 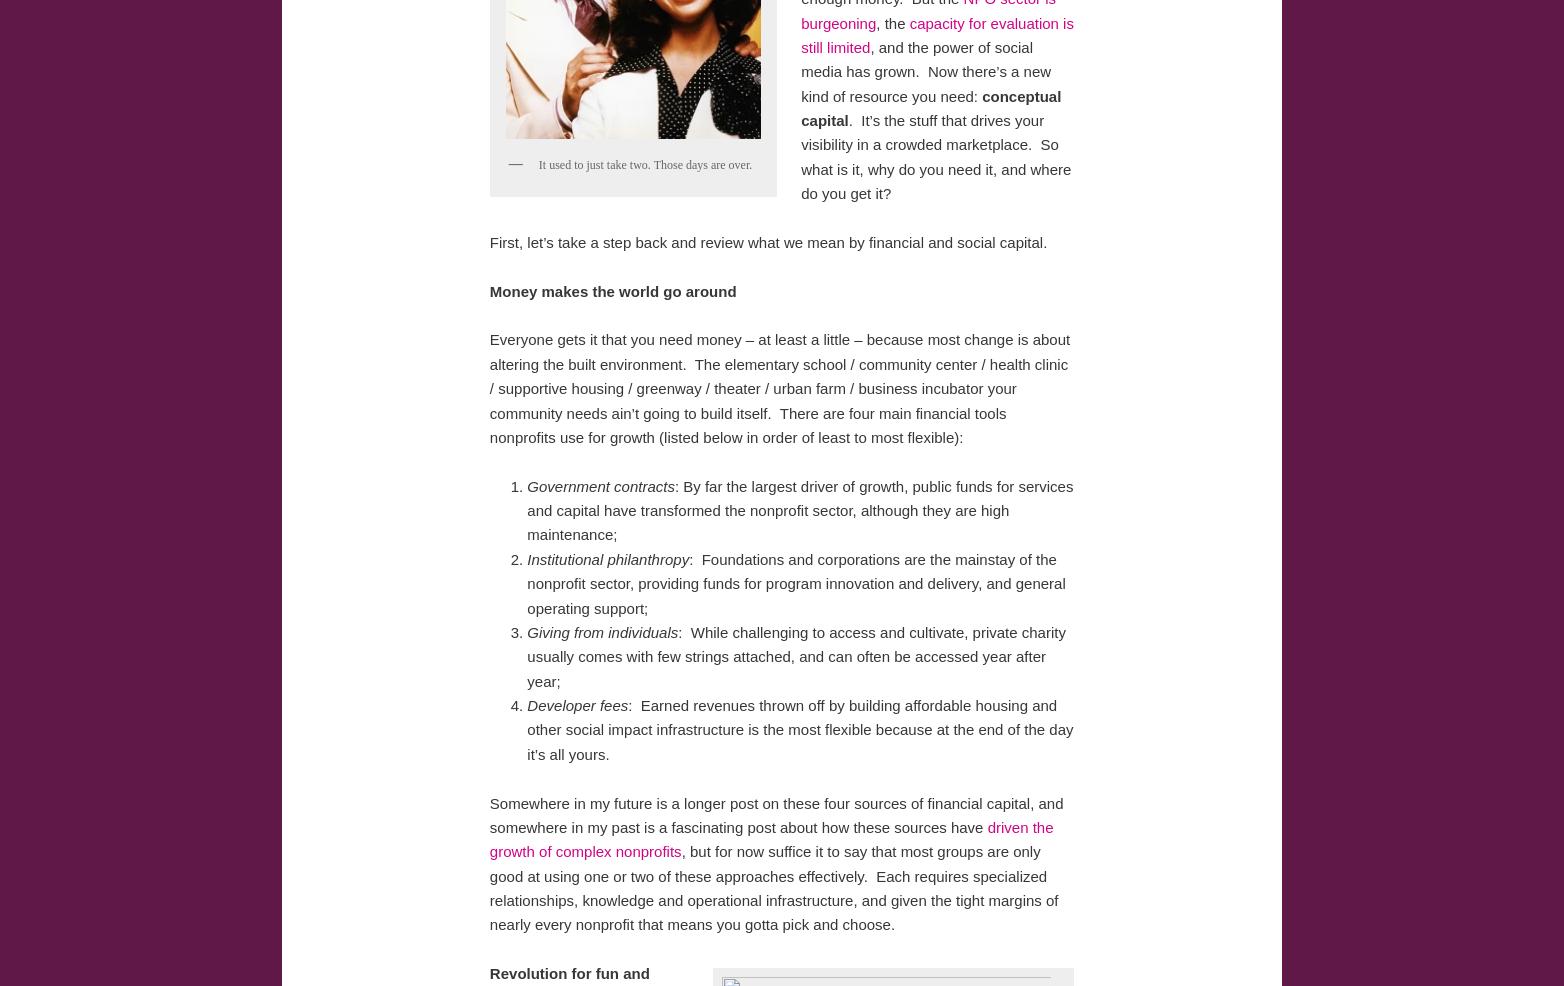 I want to click on ', but for now suffice it to say that most groups are only good at using one or two of these approaches effectively.  Each requires specialized relationships, knowledge and operational infrastructure, and given the tight margins of nearly every nonprofit that means you gotta pick and choose.', so click(x=772, y=886).